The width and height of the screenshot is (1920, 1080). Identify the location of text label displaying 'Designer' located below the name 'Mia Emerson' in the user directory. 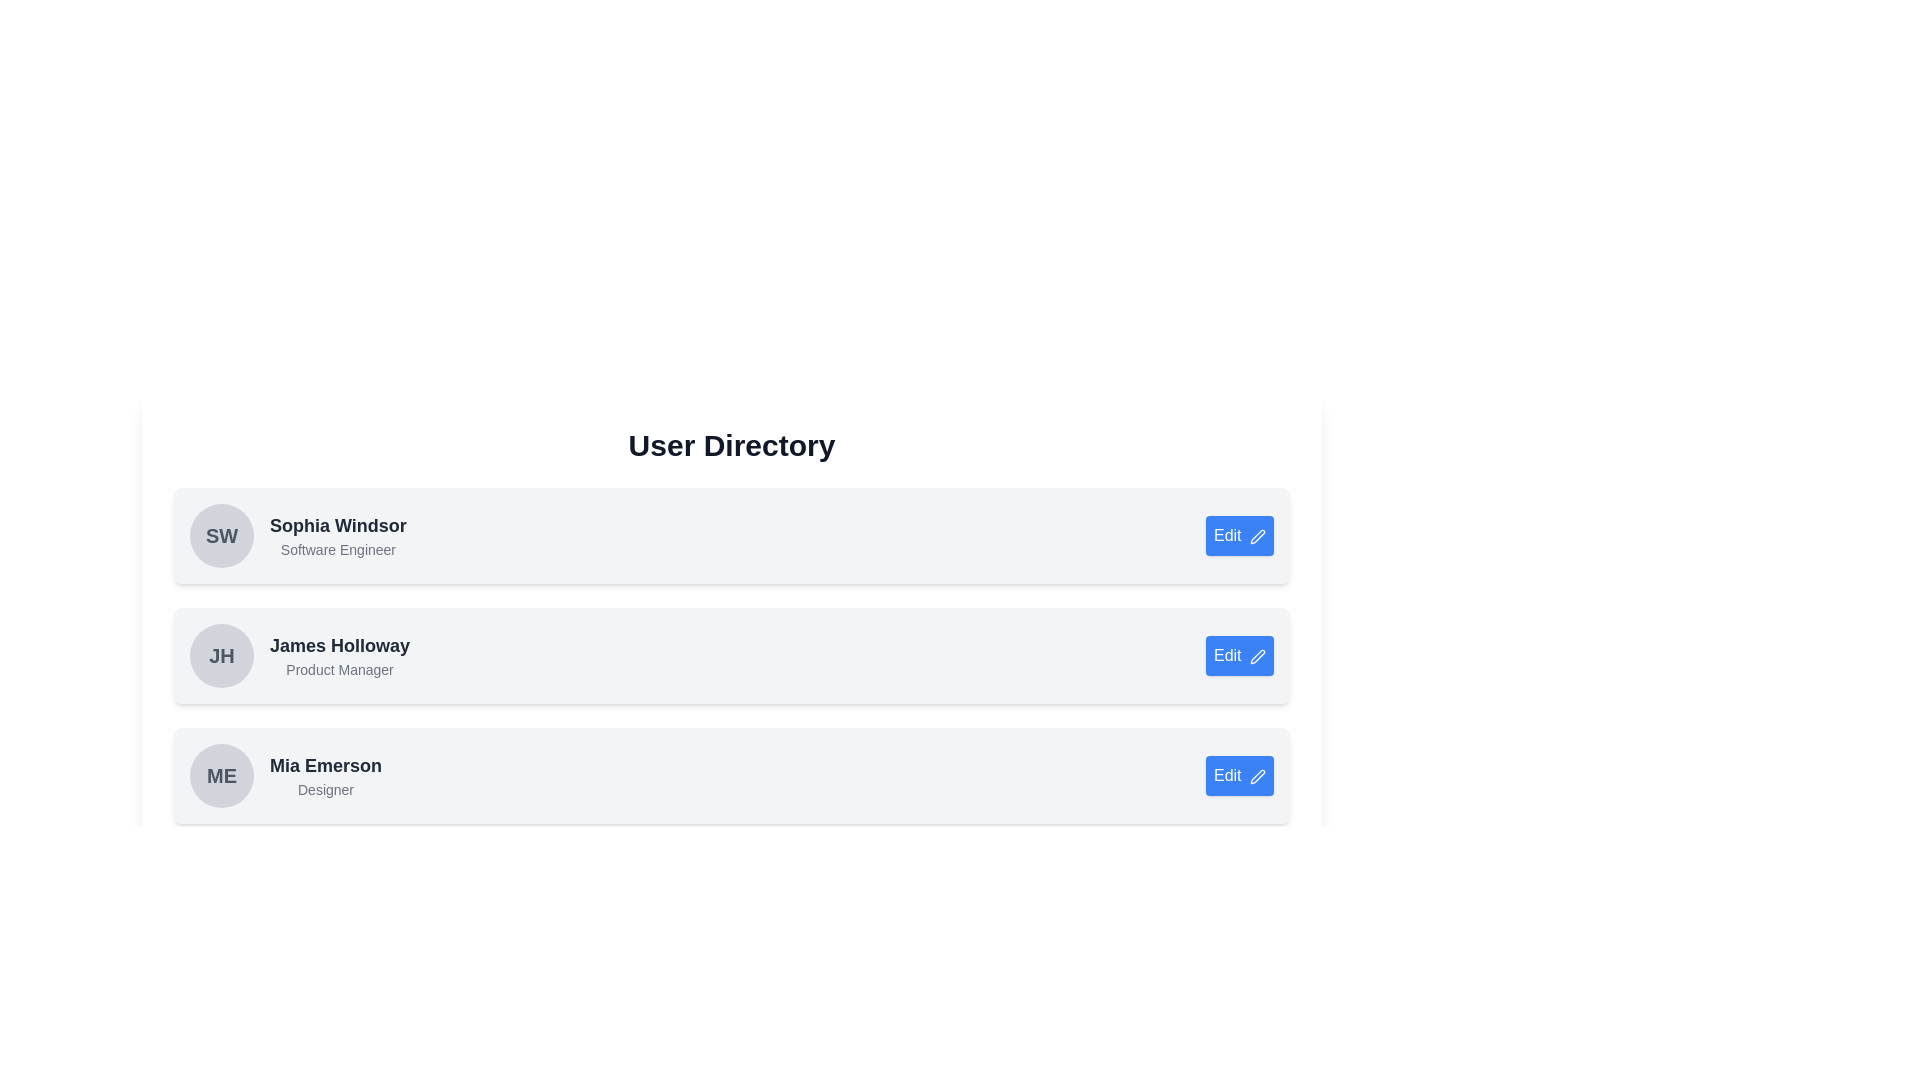
(326, 789).